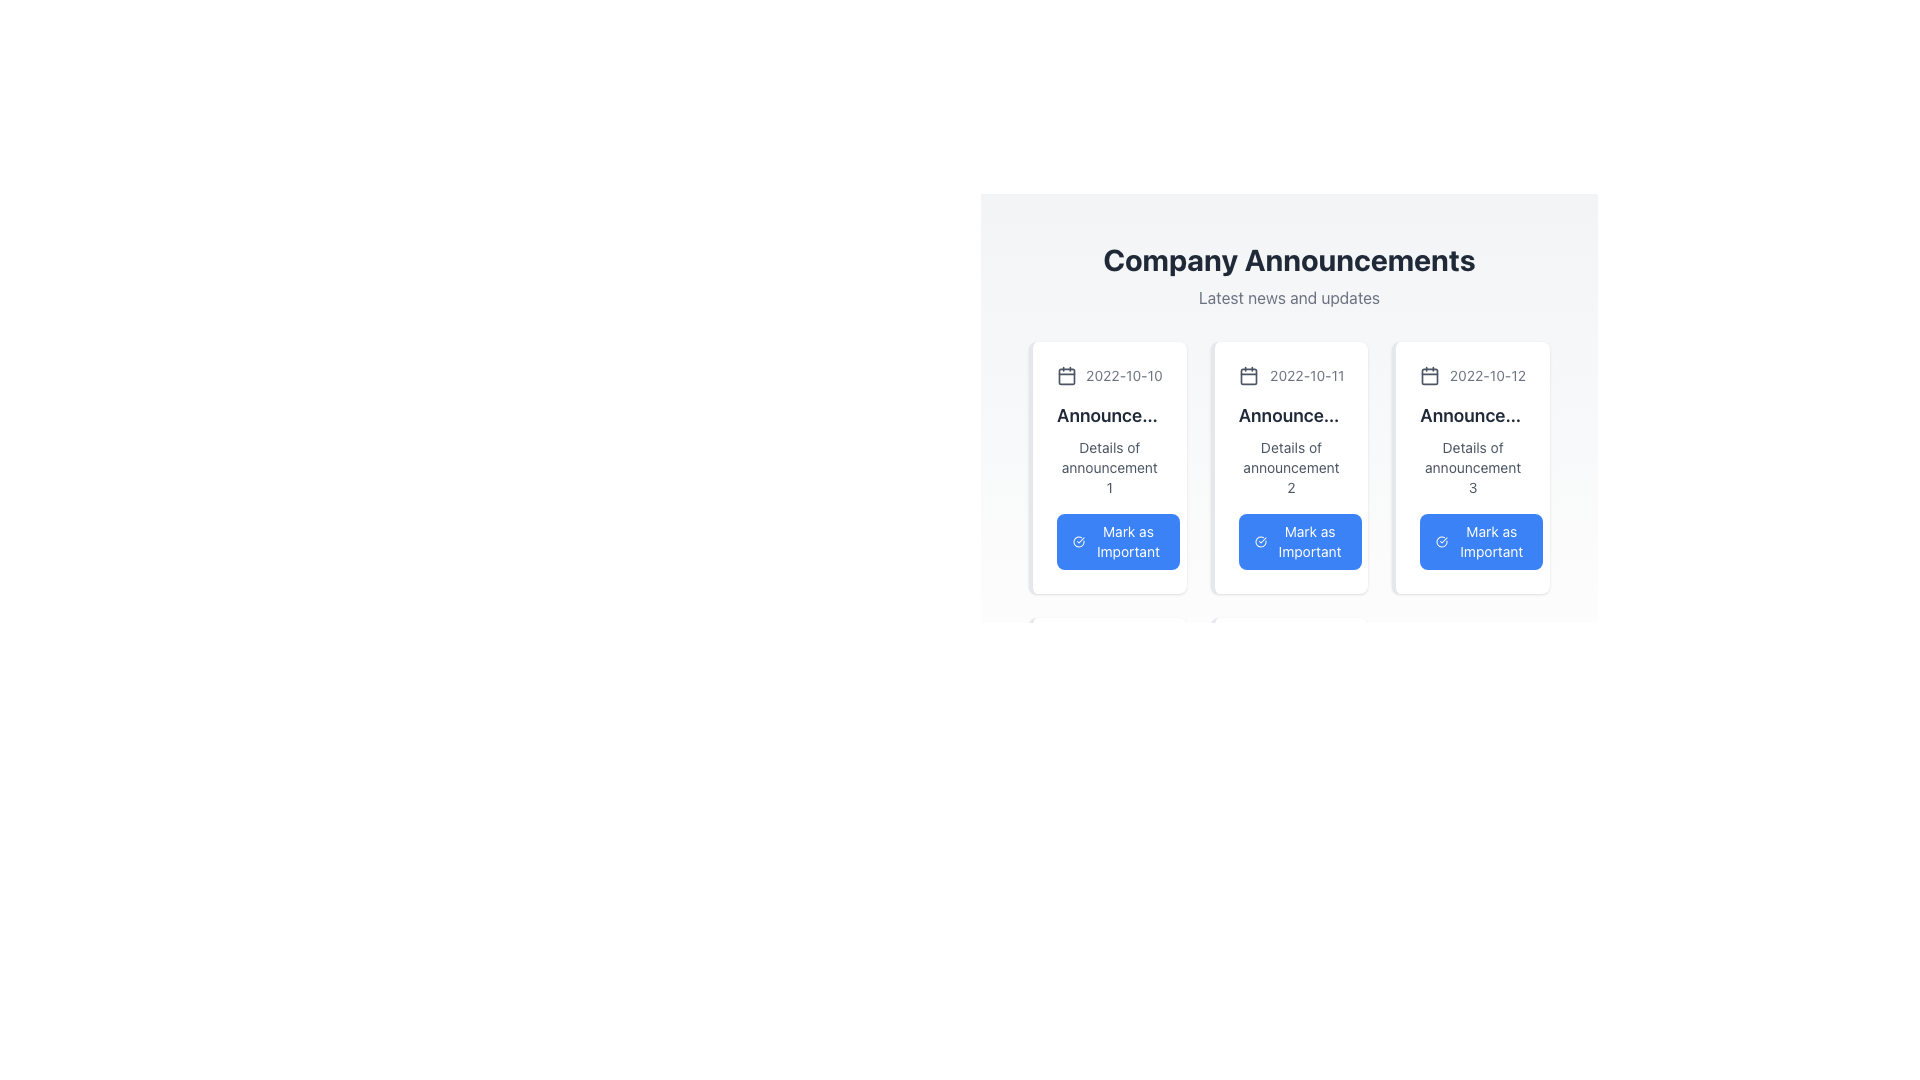 This screenshot has width=1920, height=1080. I want to click on the decorative calendar icon located in the top left portion of the announcement card for October 10, 2022, in the 'Company Announcements' section, so click(1065, 375).